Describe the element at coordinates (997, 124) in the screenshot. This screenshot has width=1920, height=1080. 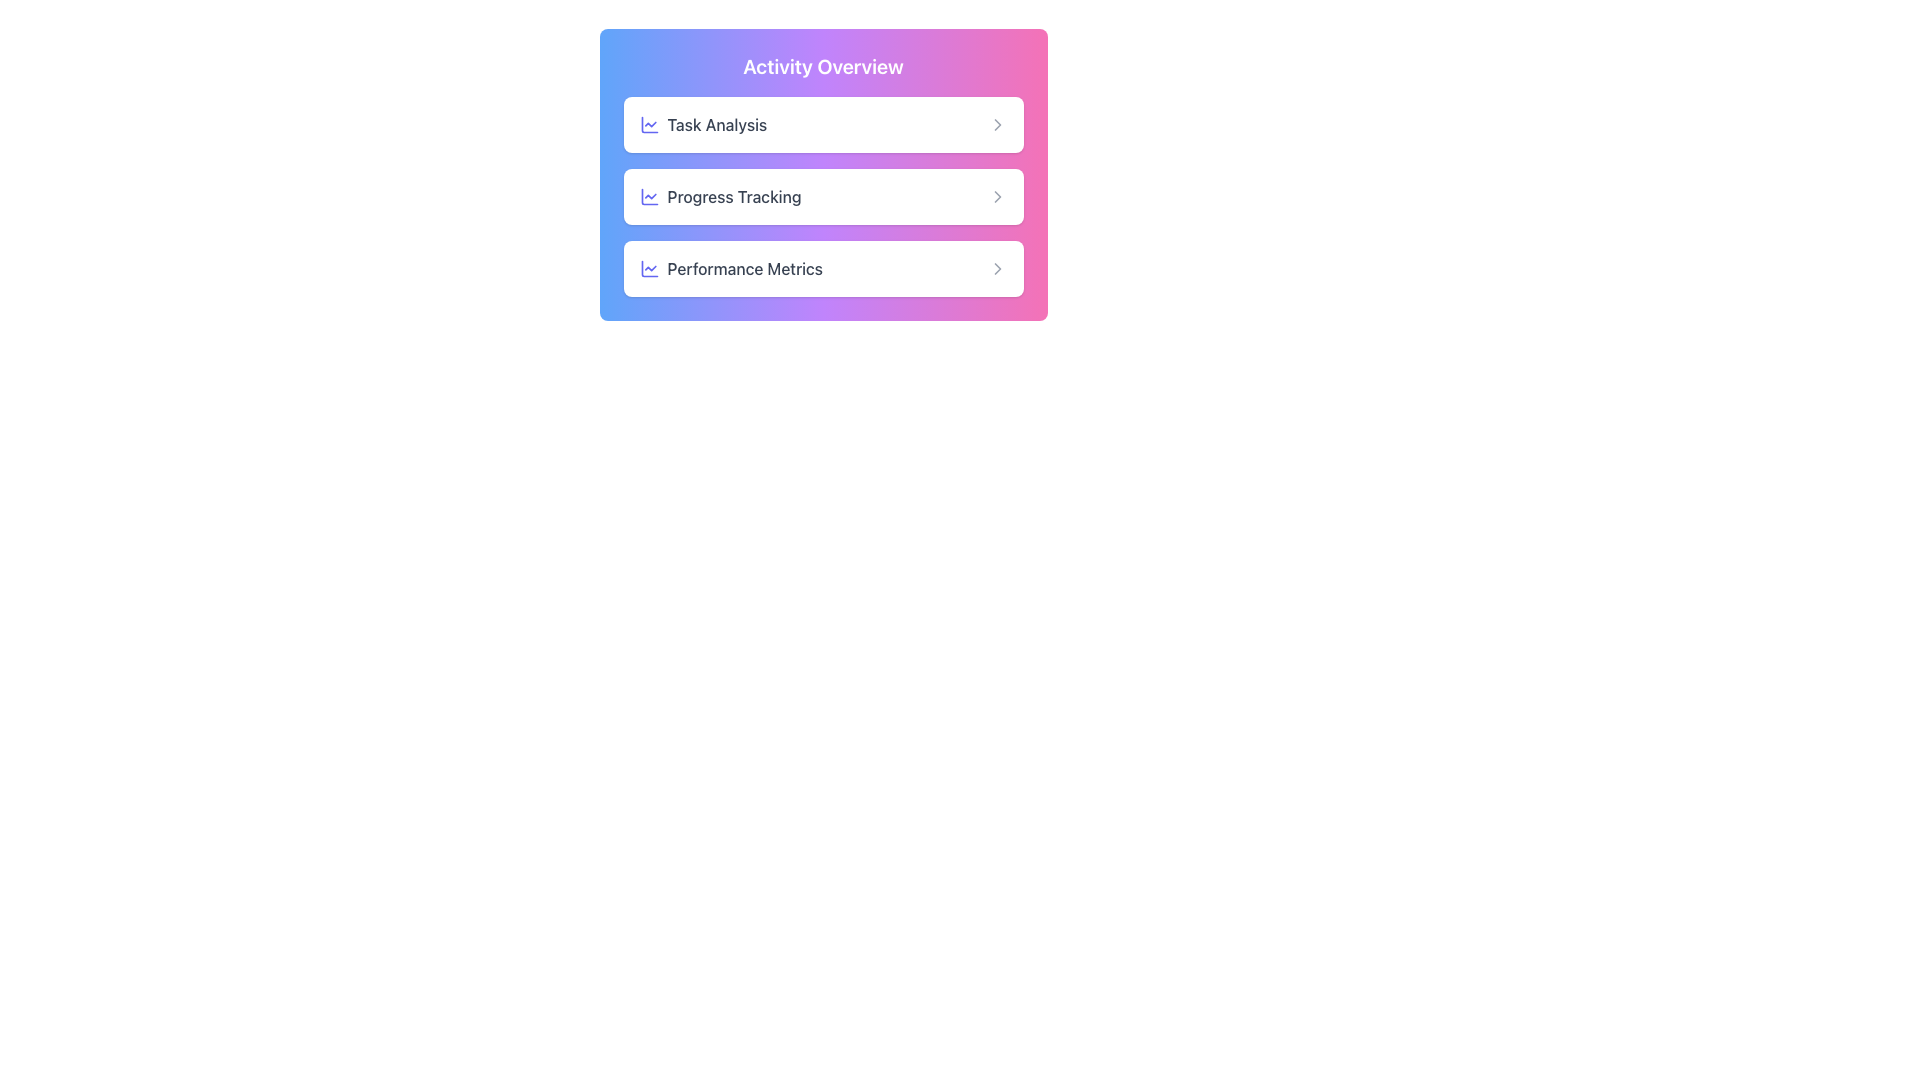
I see `the expansion icon located at the rightmost side of the 'Task Analysis' button` at that location.